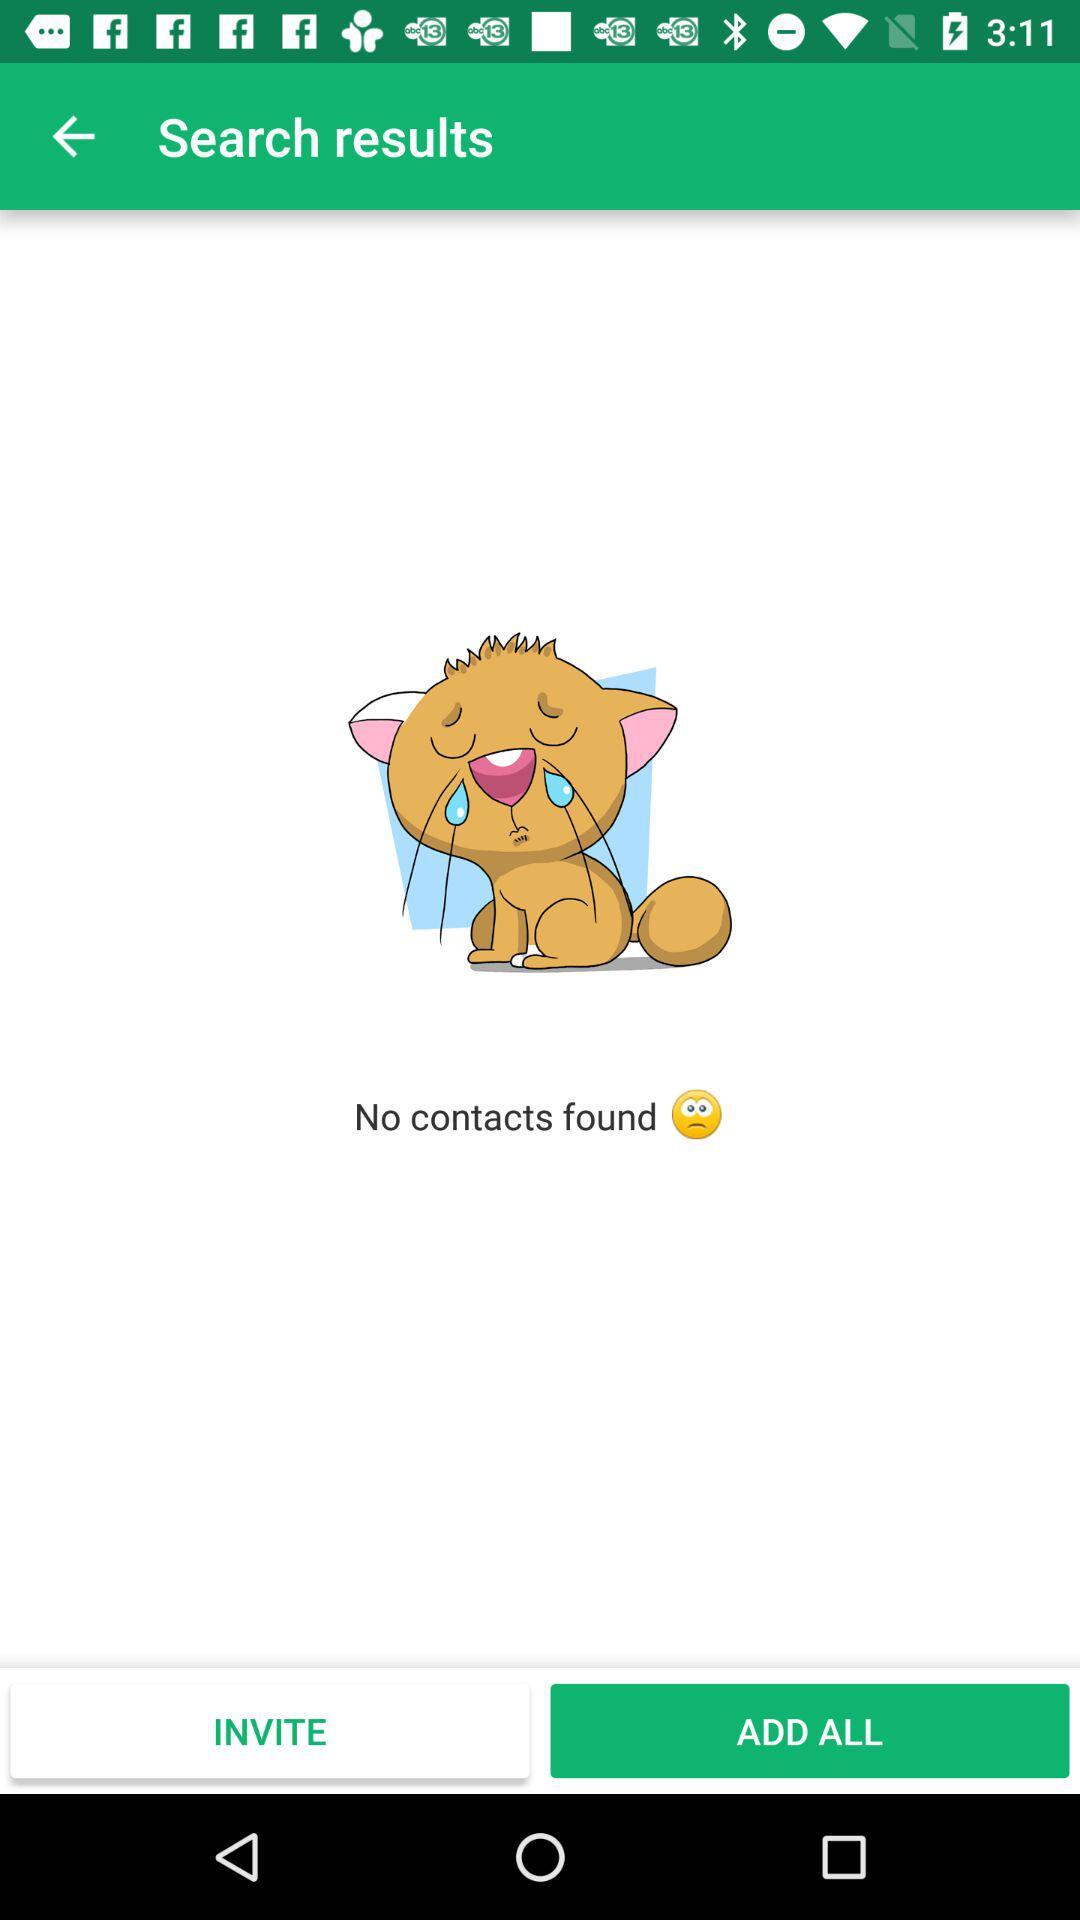  I want to click on item above no contacts found :( icon, so click(72, 135).